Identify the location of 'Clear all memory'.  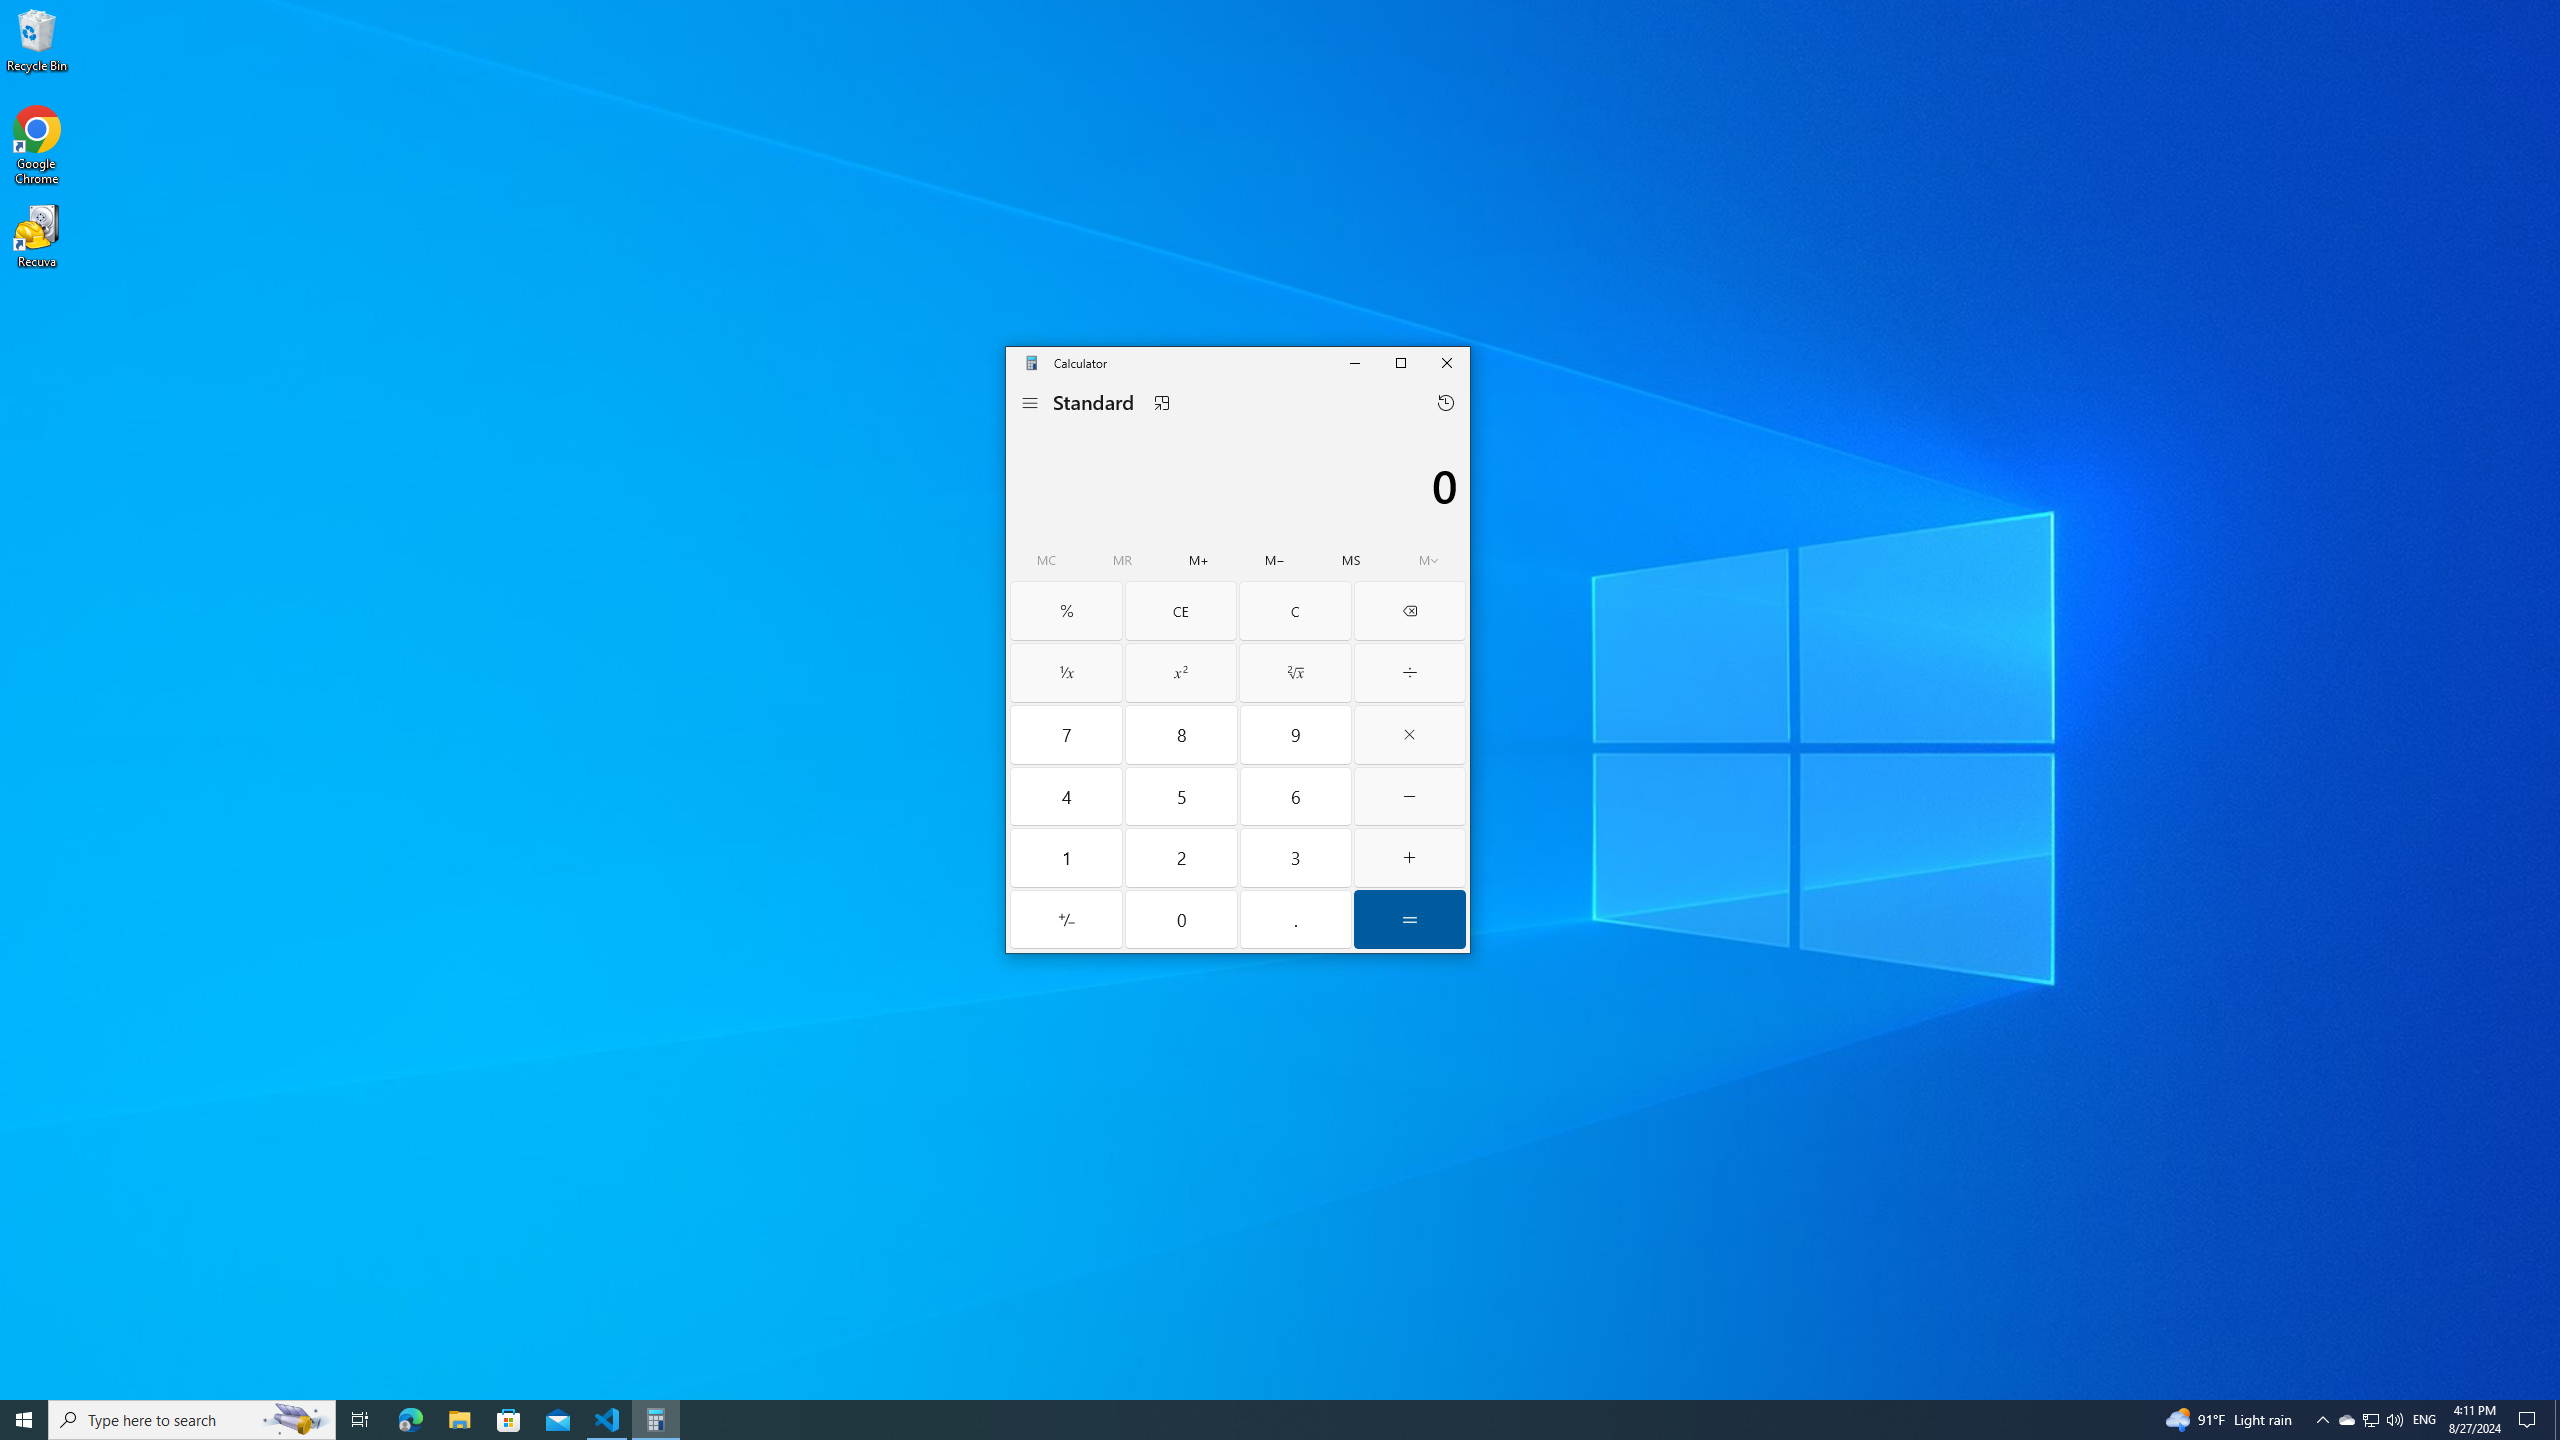
(1047, 559).